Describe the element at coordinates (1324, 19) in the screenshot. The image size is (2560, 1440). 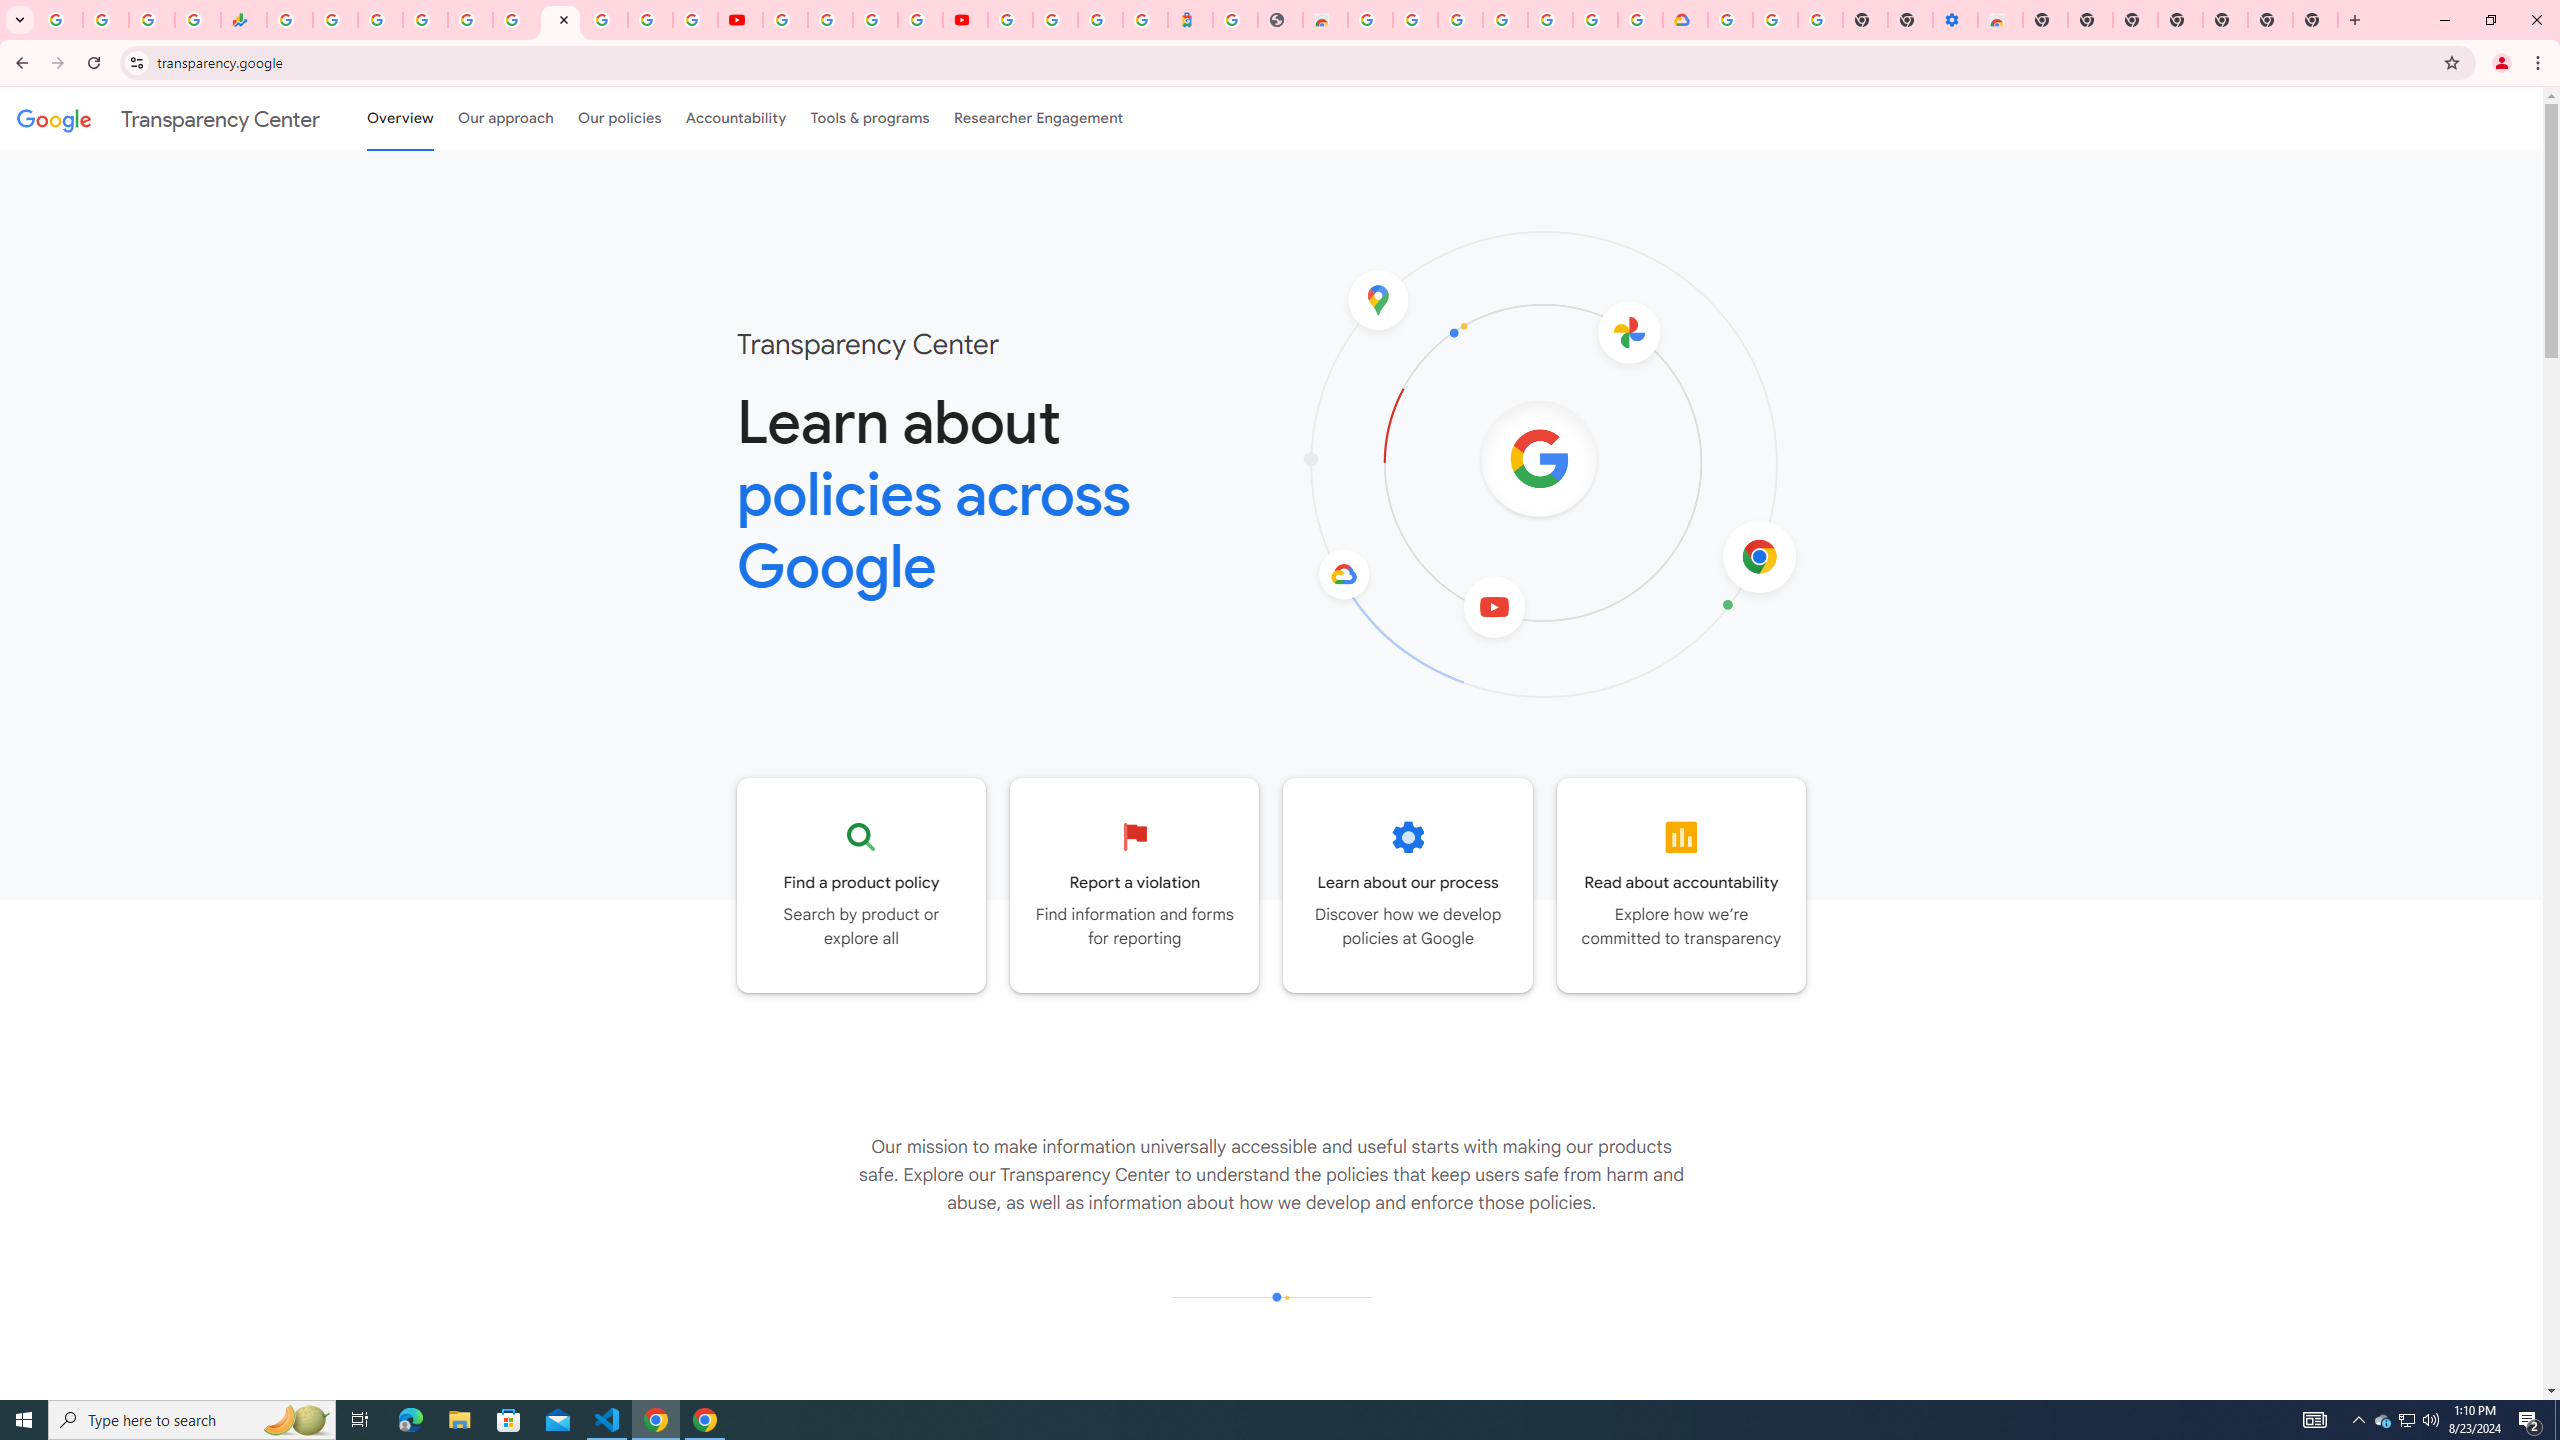
I see `'Chrome Web Store - Household'` at that location.